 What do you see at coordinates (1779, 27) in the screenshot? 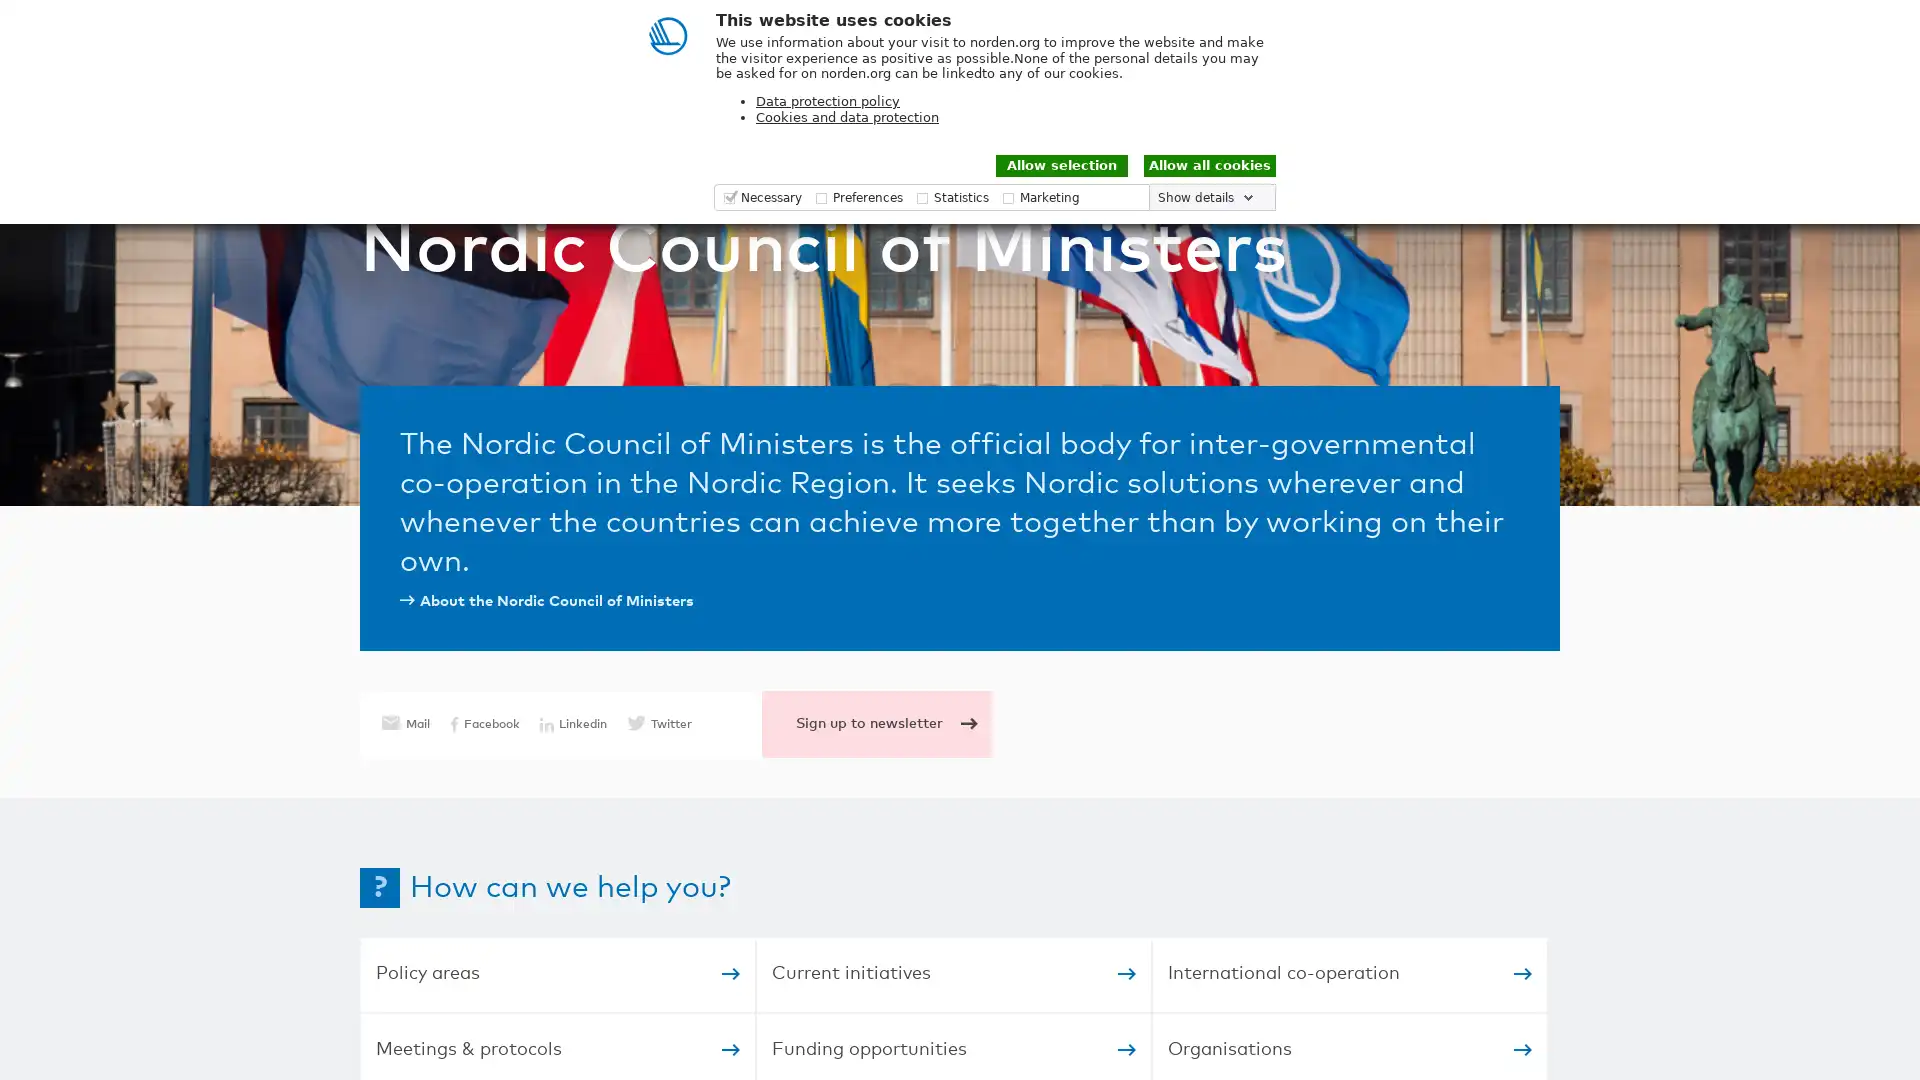
I see `List additional actions` at bounding box center [1779, 27].